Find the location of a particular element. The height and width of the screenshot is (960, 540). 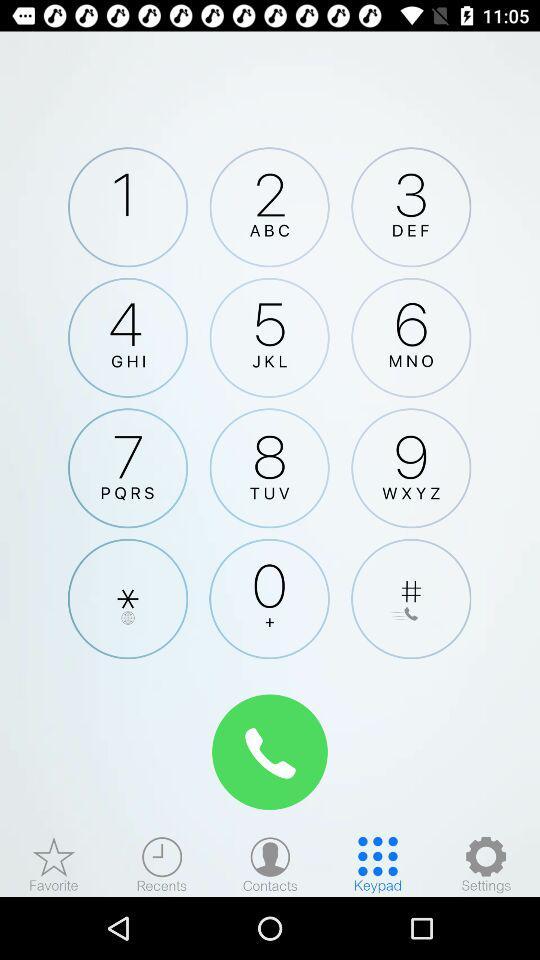

the 4 digit or g h i letter is located at coordinates (128, 337).